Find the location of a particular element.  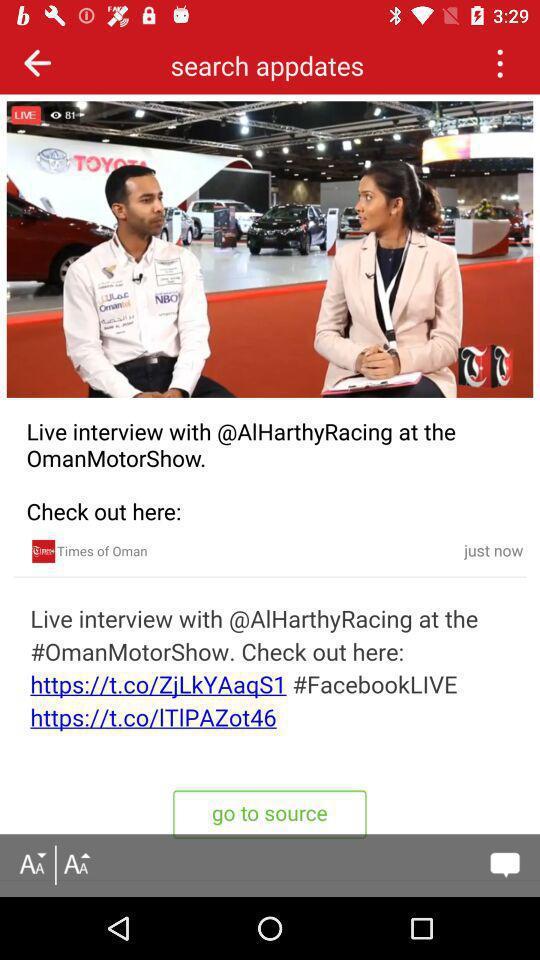

the arrow_backward icon is located at coordinates (37, 62).